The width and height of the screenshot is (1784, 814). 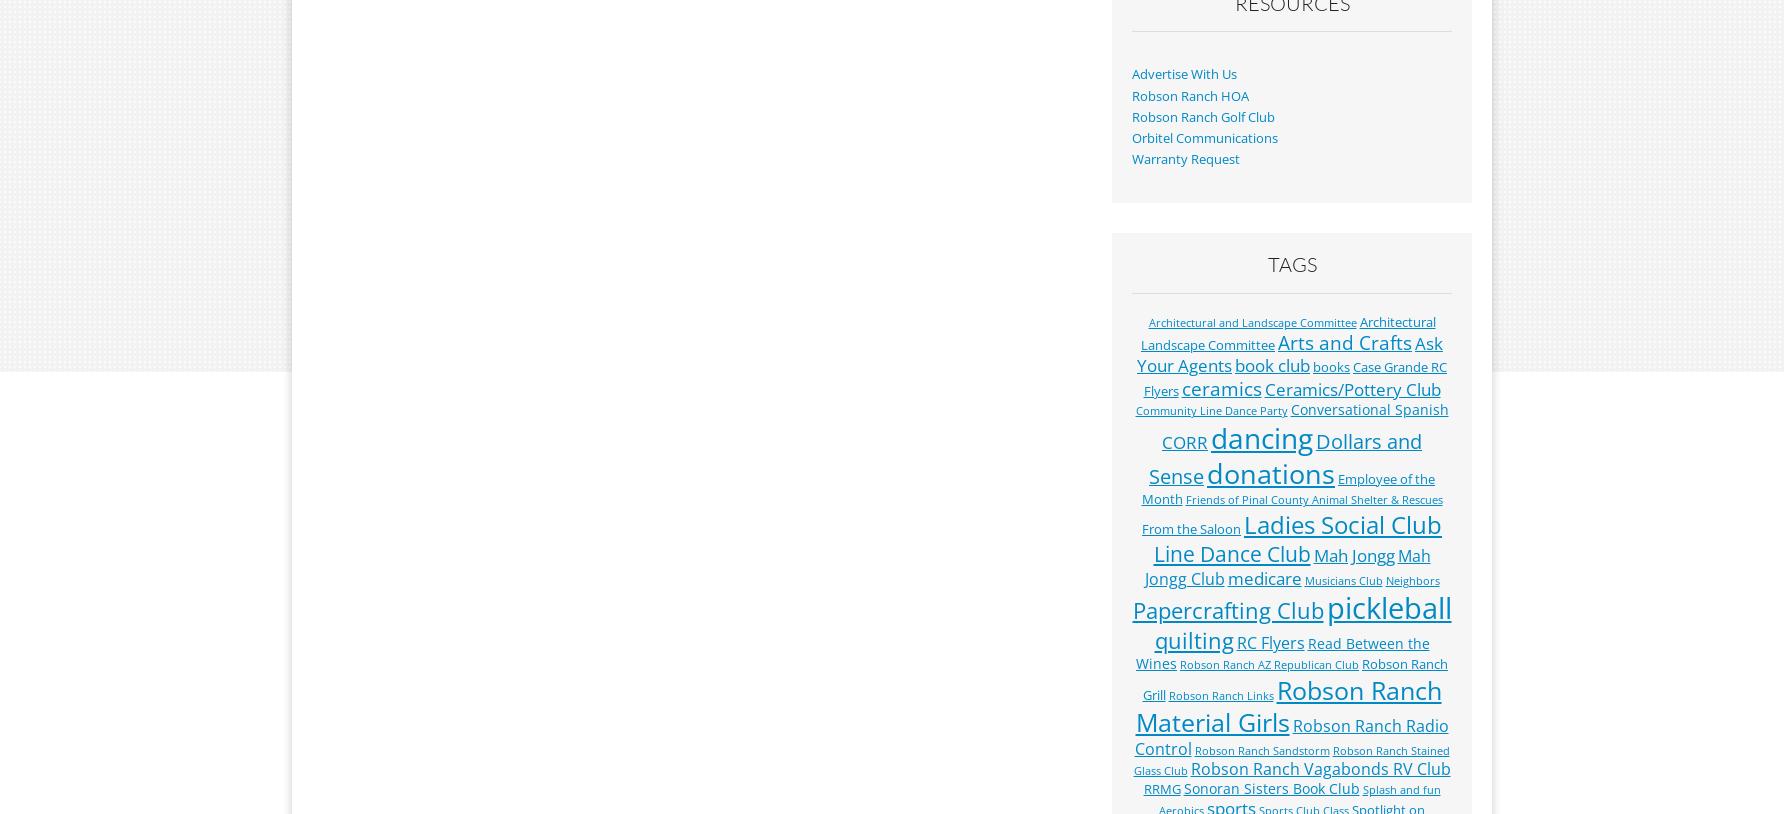 I want to click on 'From the Saloon', so click(x=1191, y=526).